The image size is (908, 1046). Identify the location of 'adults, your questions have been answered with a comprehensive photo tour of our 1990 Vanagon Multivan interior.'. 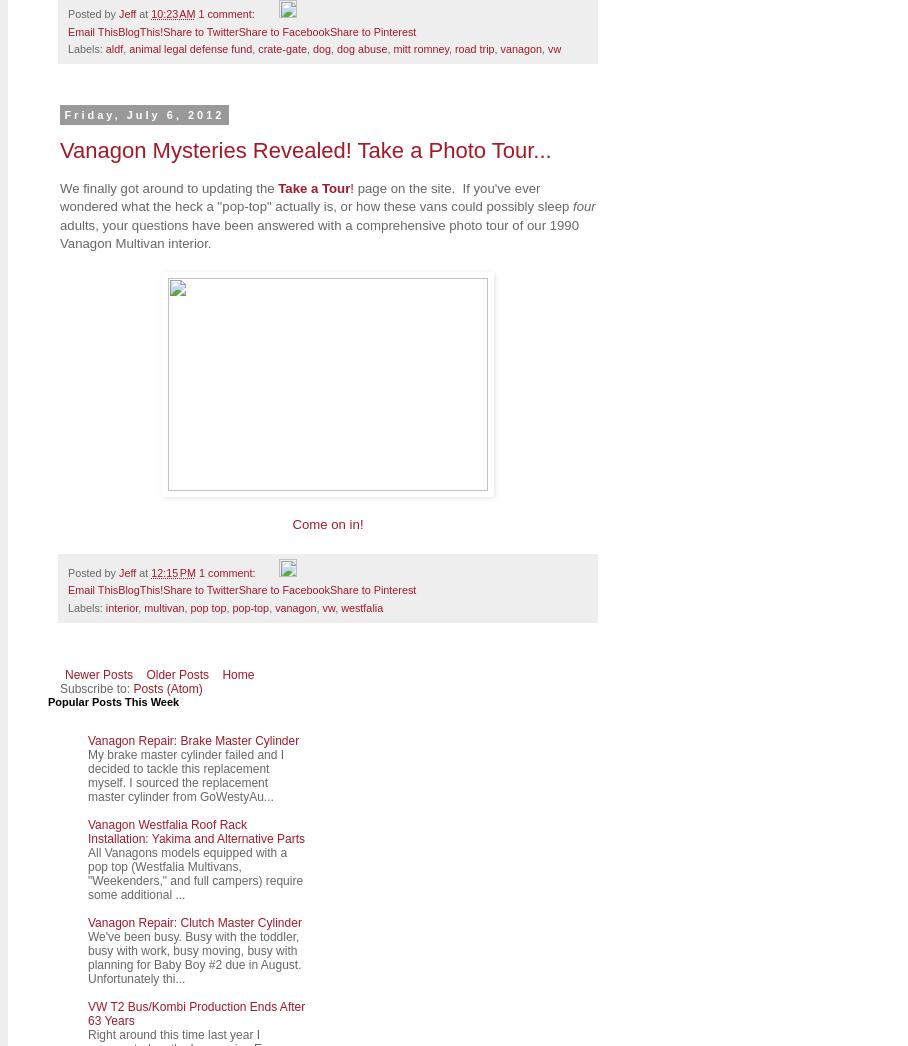
(318, 232).